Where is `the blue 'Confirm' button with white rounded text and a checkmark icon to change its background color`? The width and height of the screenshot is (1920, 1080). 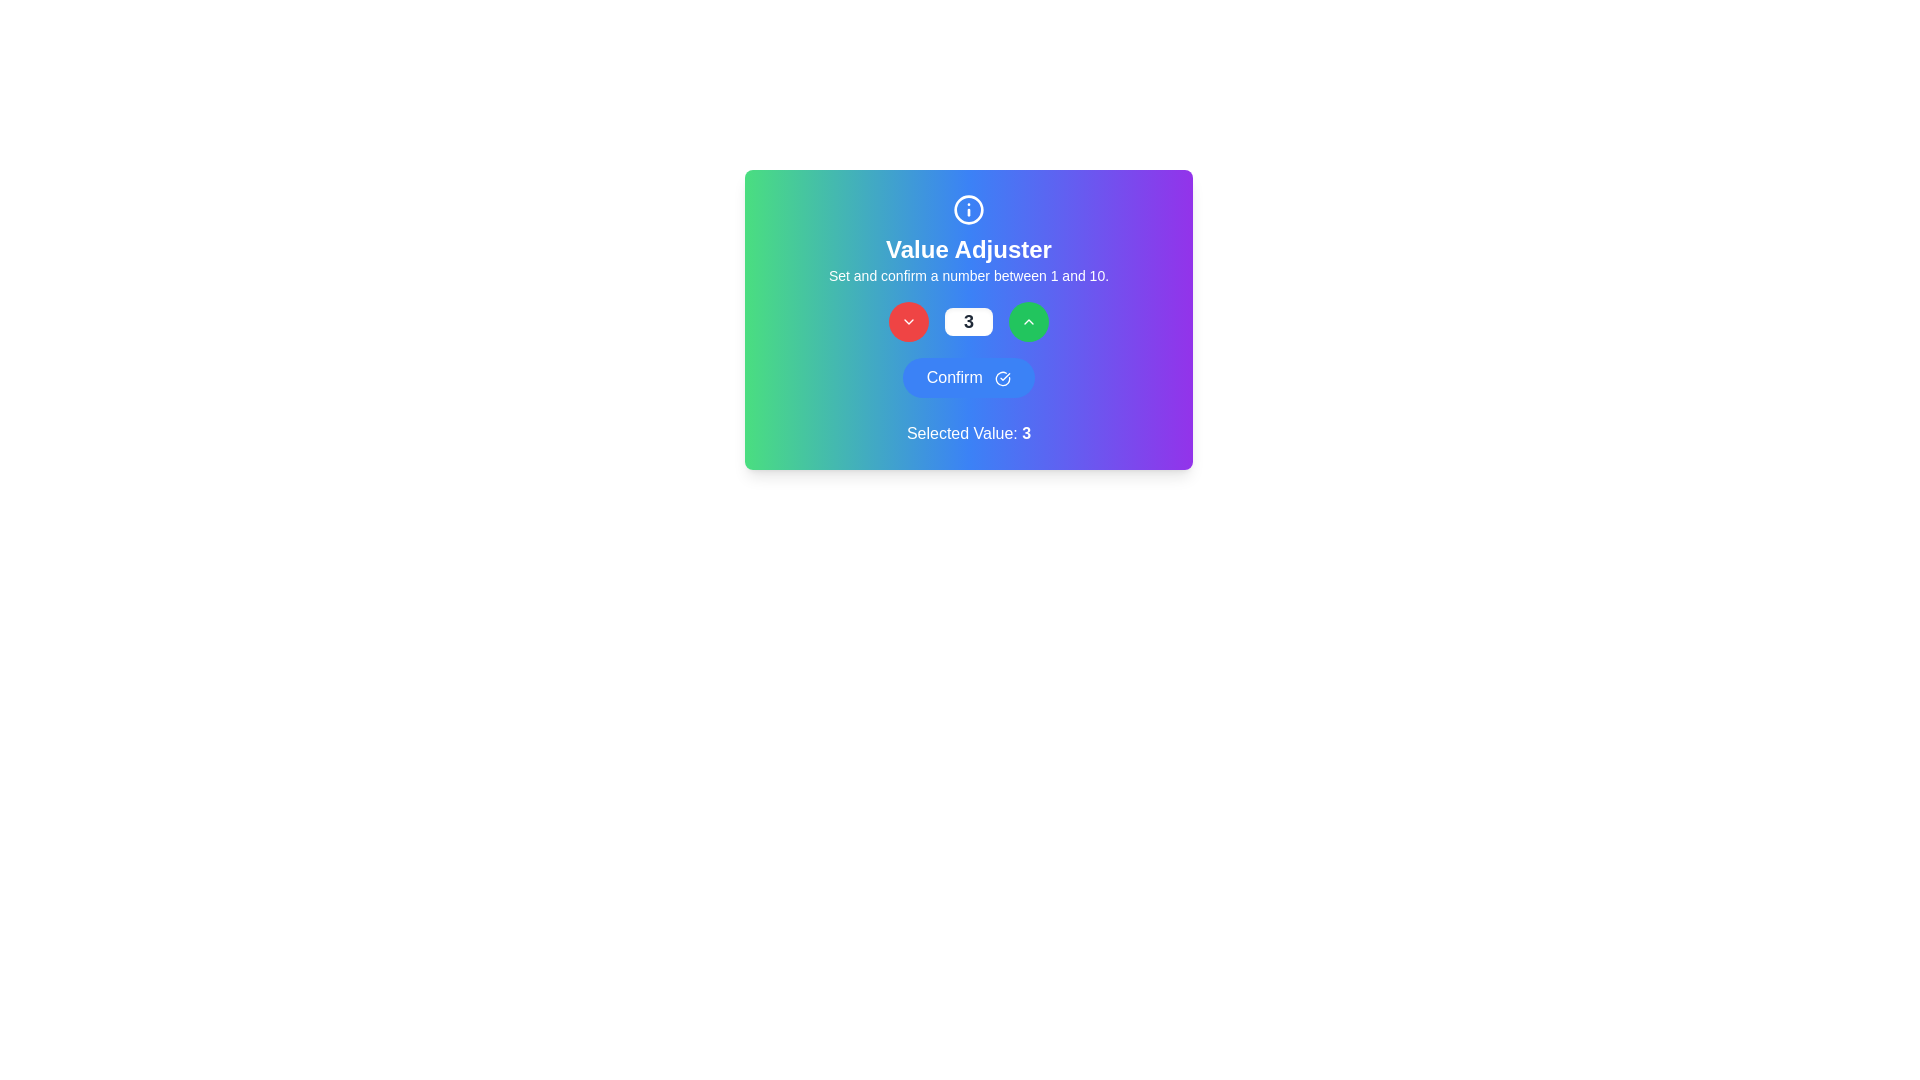
the blue 'Confirm' button with white rounded text and a checkmark icon to change its background color is located at coordinates (969, 378).